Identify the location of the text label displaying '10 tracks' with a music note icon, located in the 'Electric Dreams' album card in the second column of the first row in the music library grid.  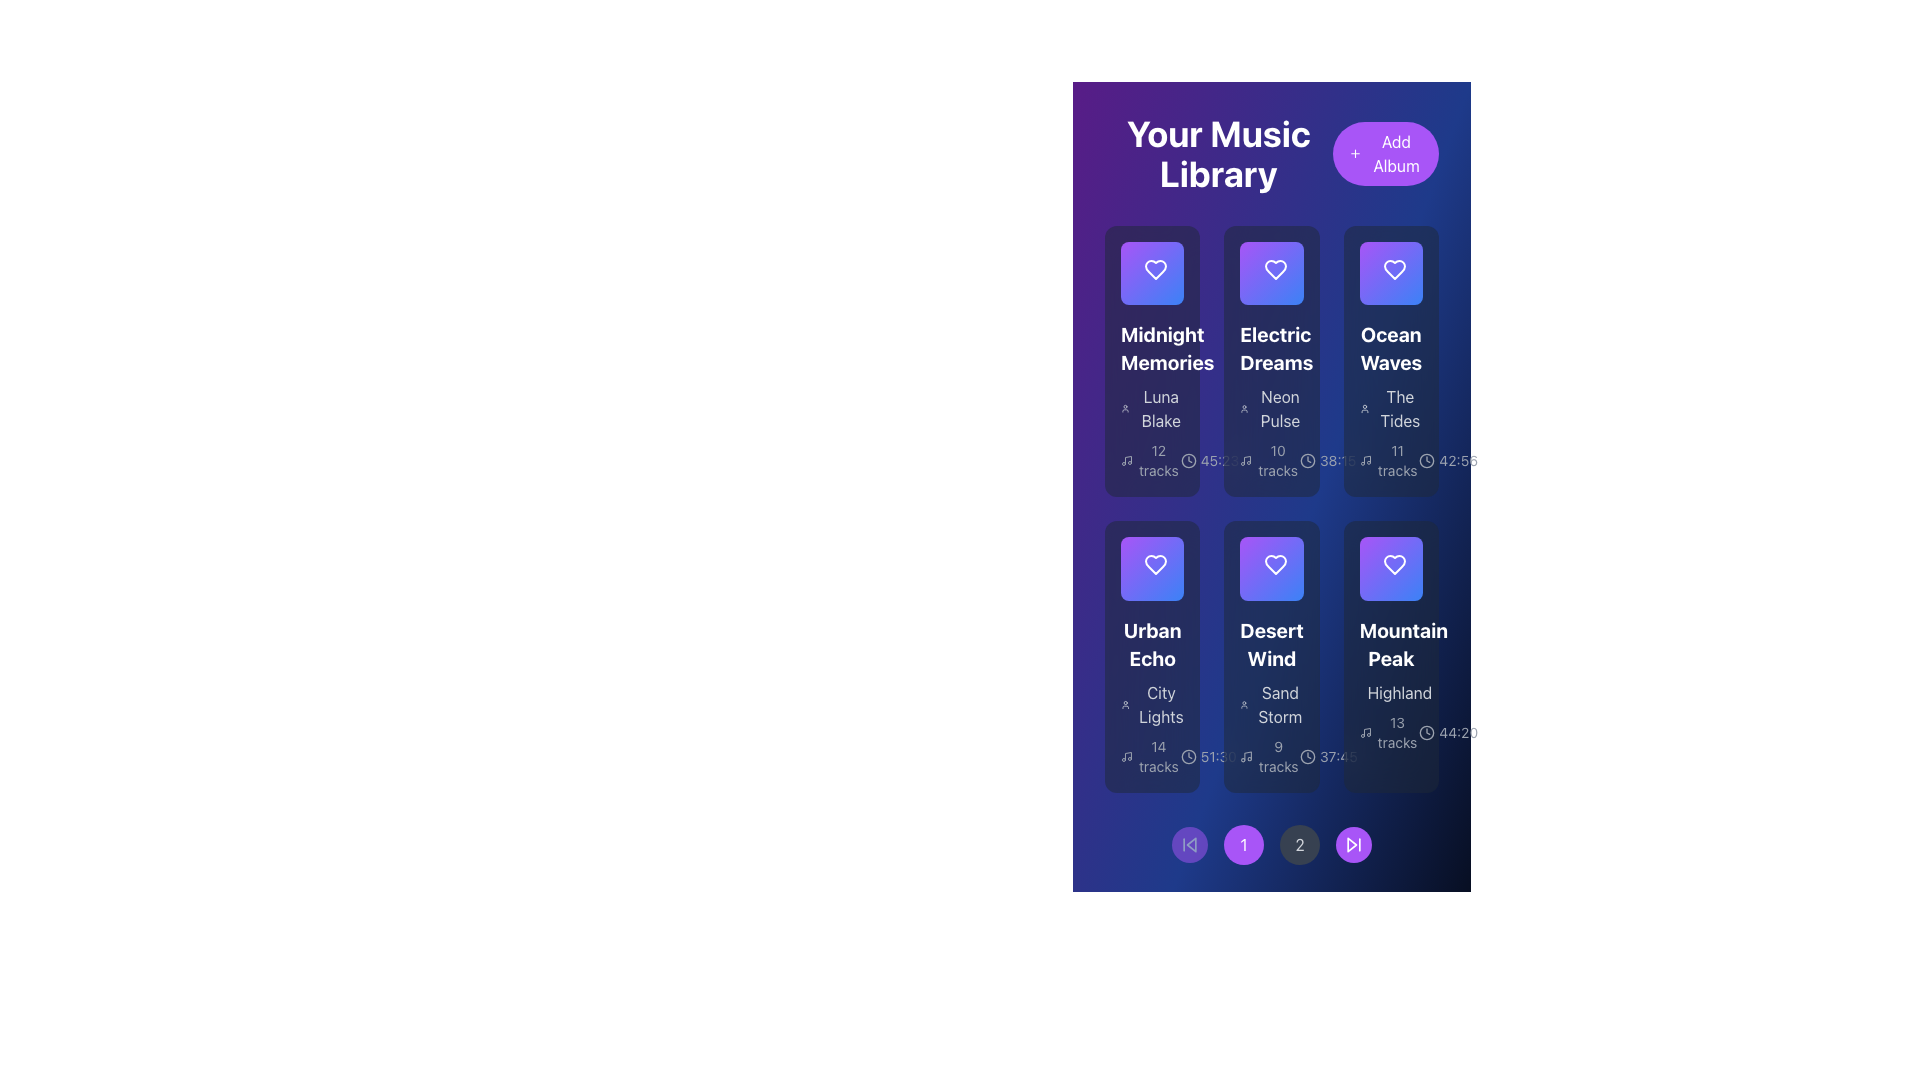
(1271, 461).